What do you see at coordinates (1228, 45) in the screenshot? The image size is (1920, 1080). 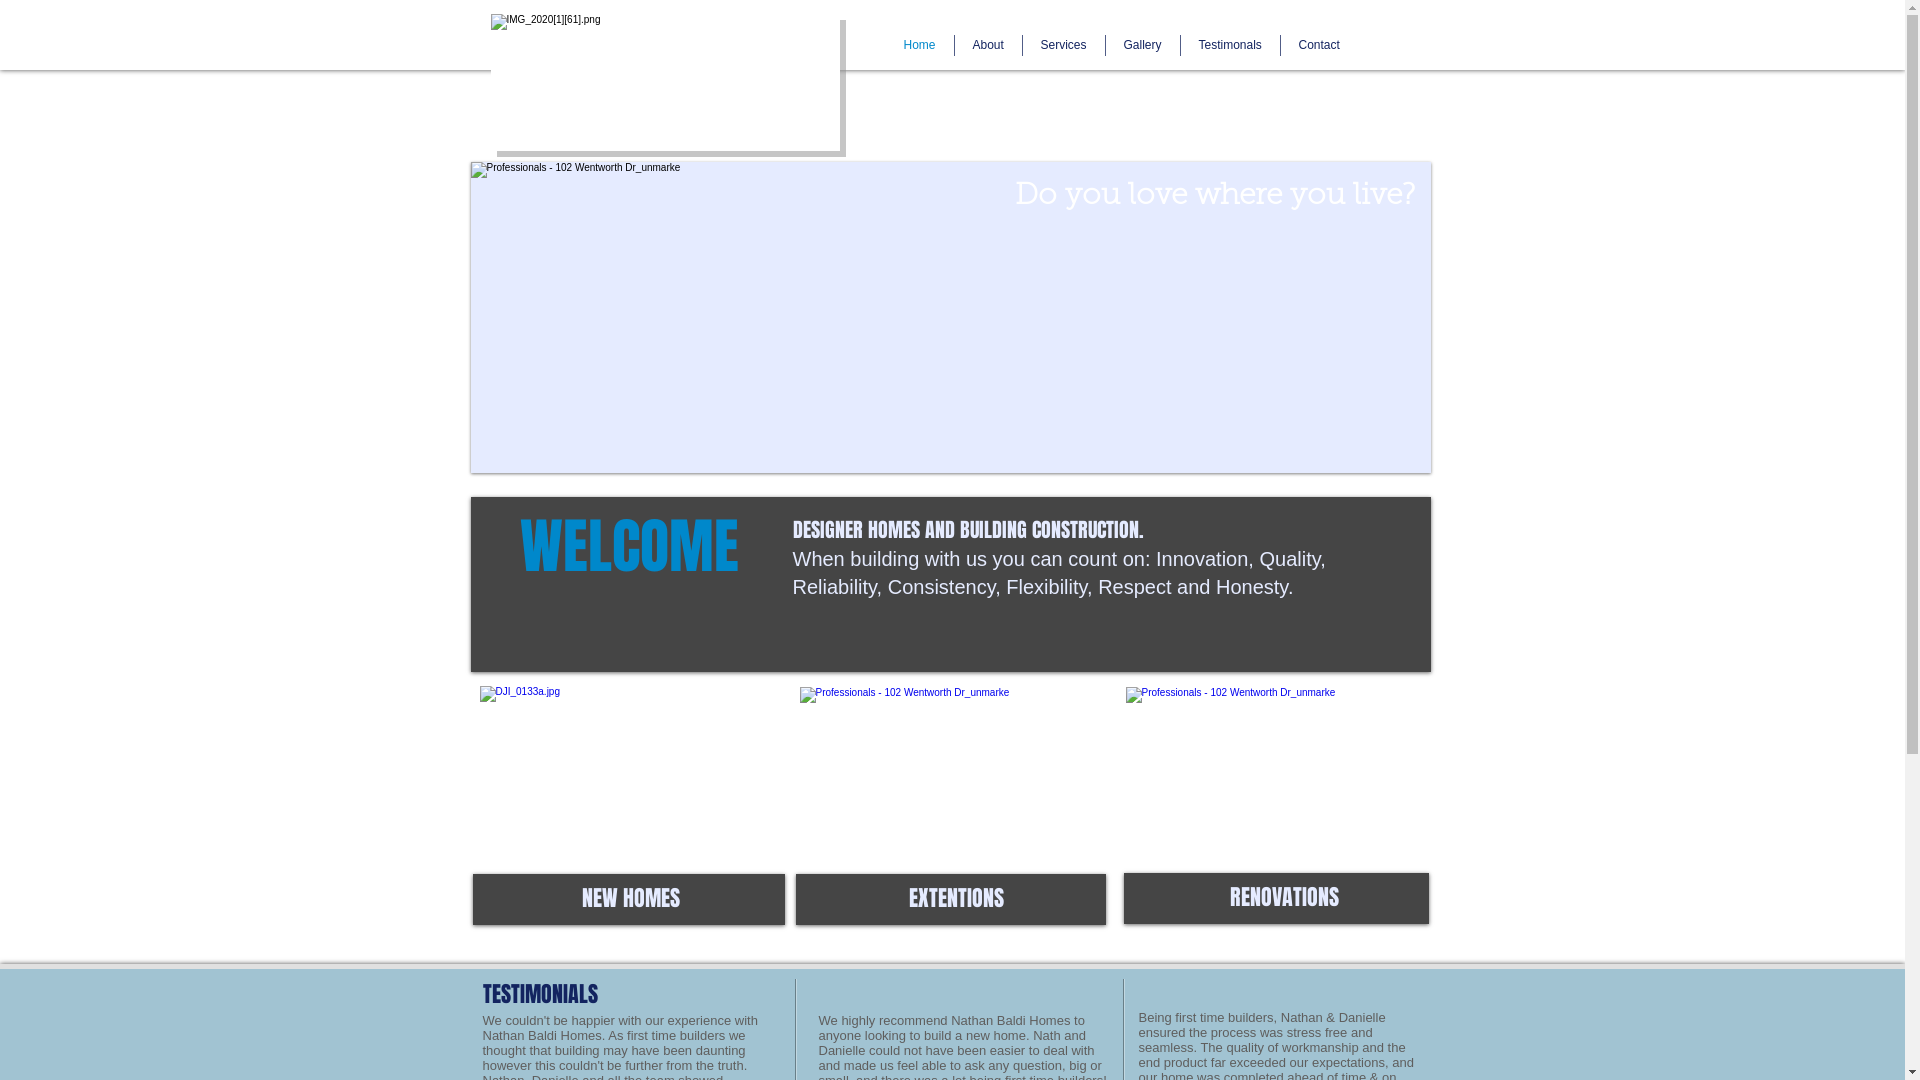 I see `'Testimonals'` at bounding box center [1228, 45].